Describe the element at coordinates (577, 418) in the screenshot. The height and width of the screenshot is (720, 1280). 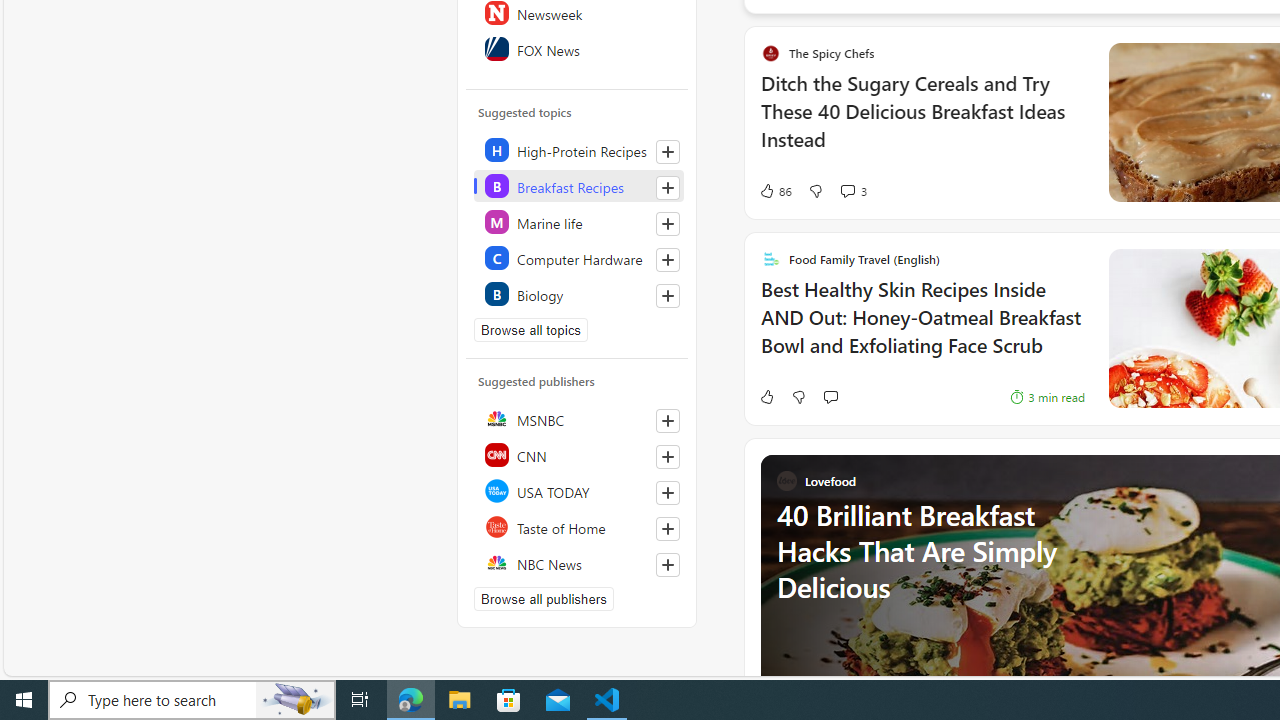
I see `'MSNBC'` at that location.